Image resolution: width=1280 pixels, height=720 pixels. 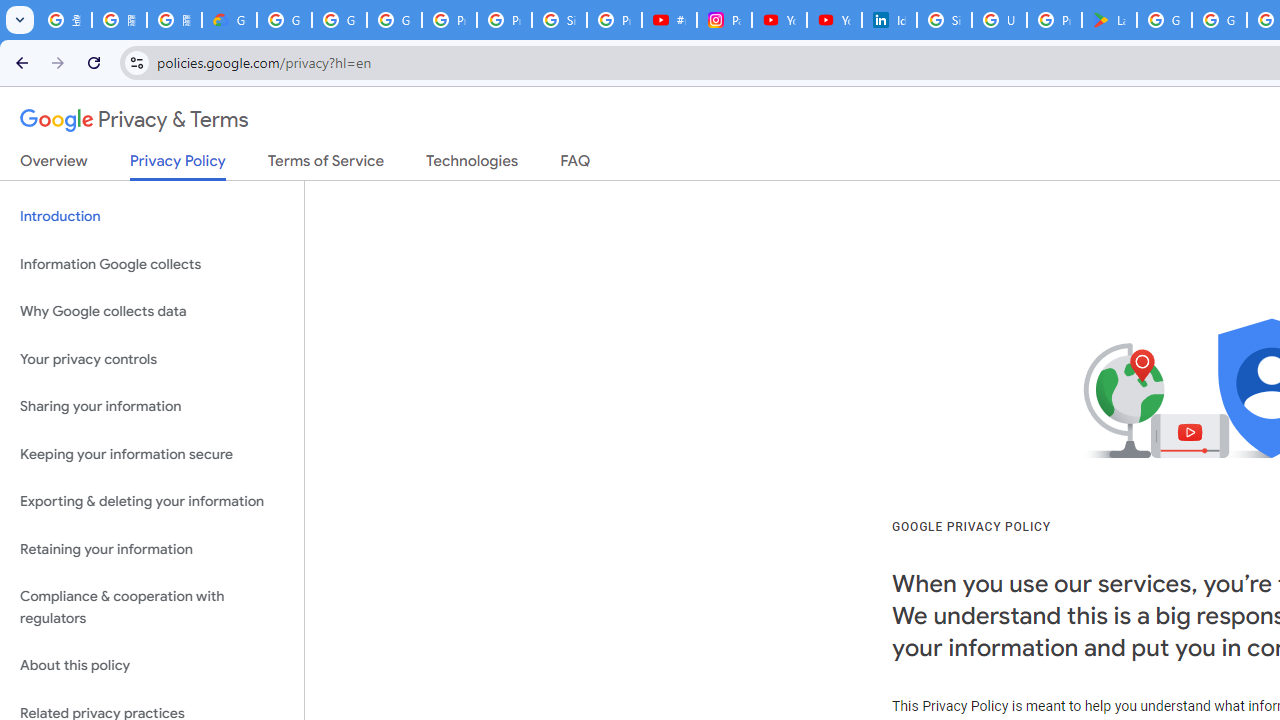 I want to click on 'YouTube Culture & Trends - YouTube Top 10, 2021', so click(x=833, y=20).